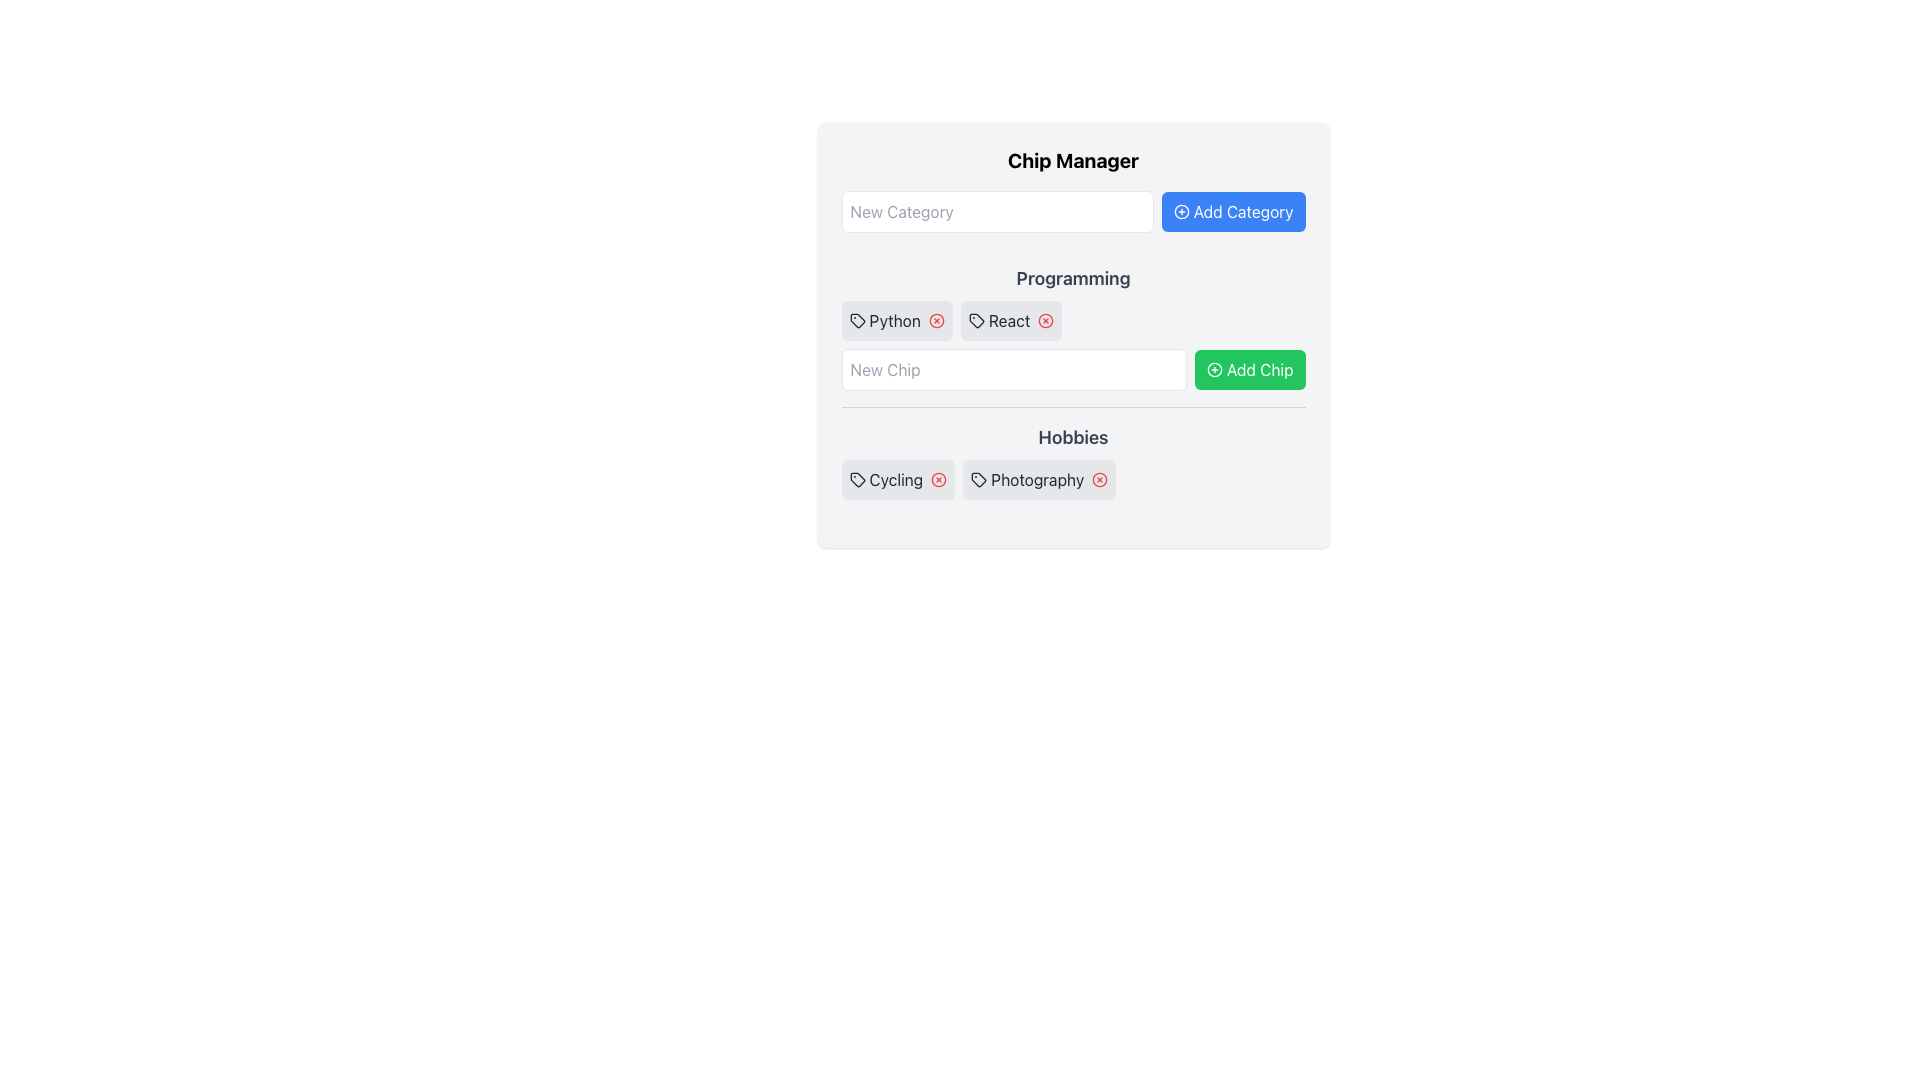 This screenshot has width=1920, height=1080. What do you see at coordinates (1095, 479) in the screenshot?
I see `the delete button styled as an interactive icon located on the right side of the 'Photography' chip in the 'Hobbies' section` at bounding box center [1095, 479].